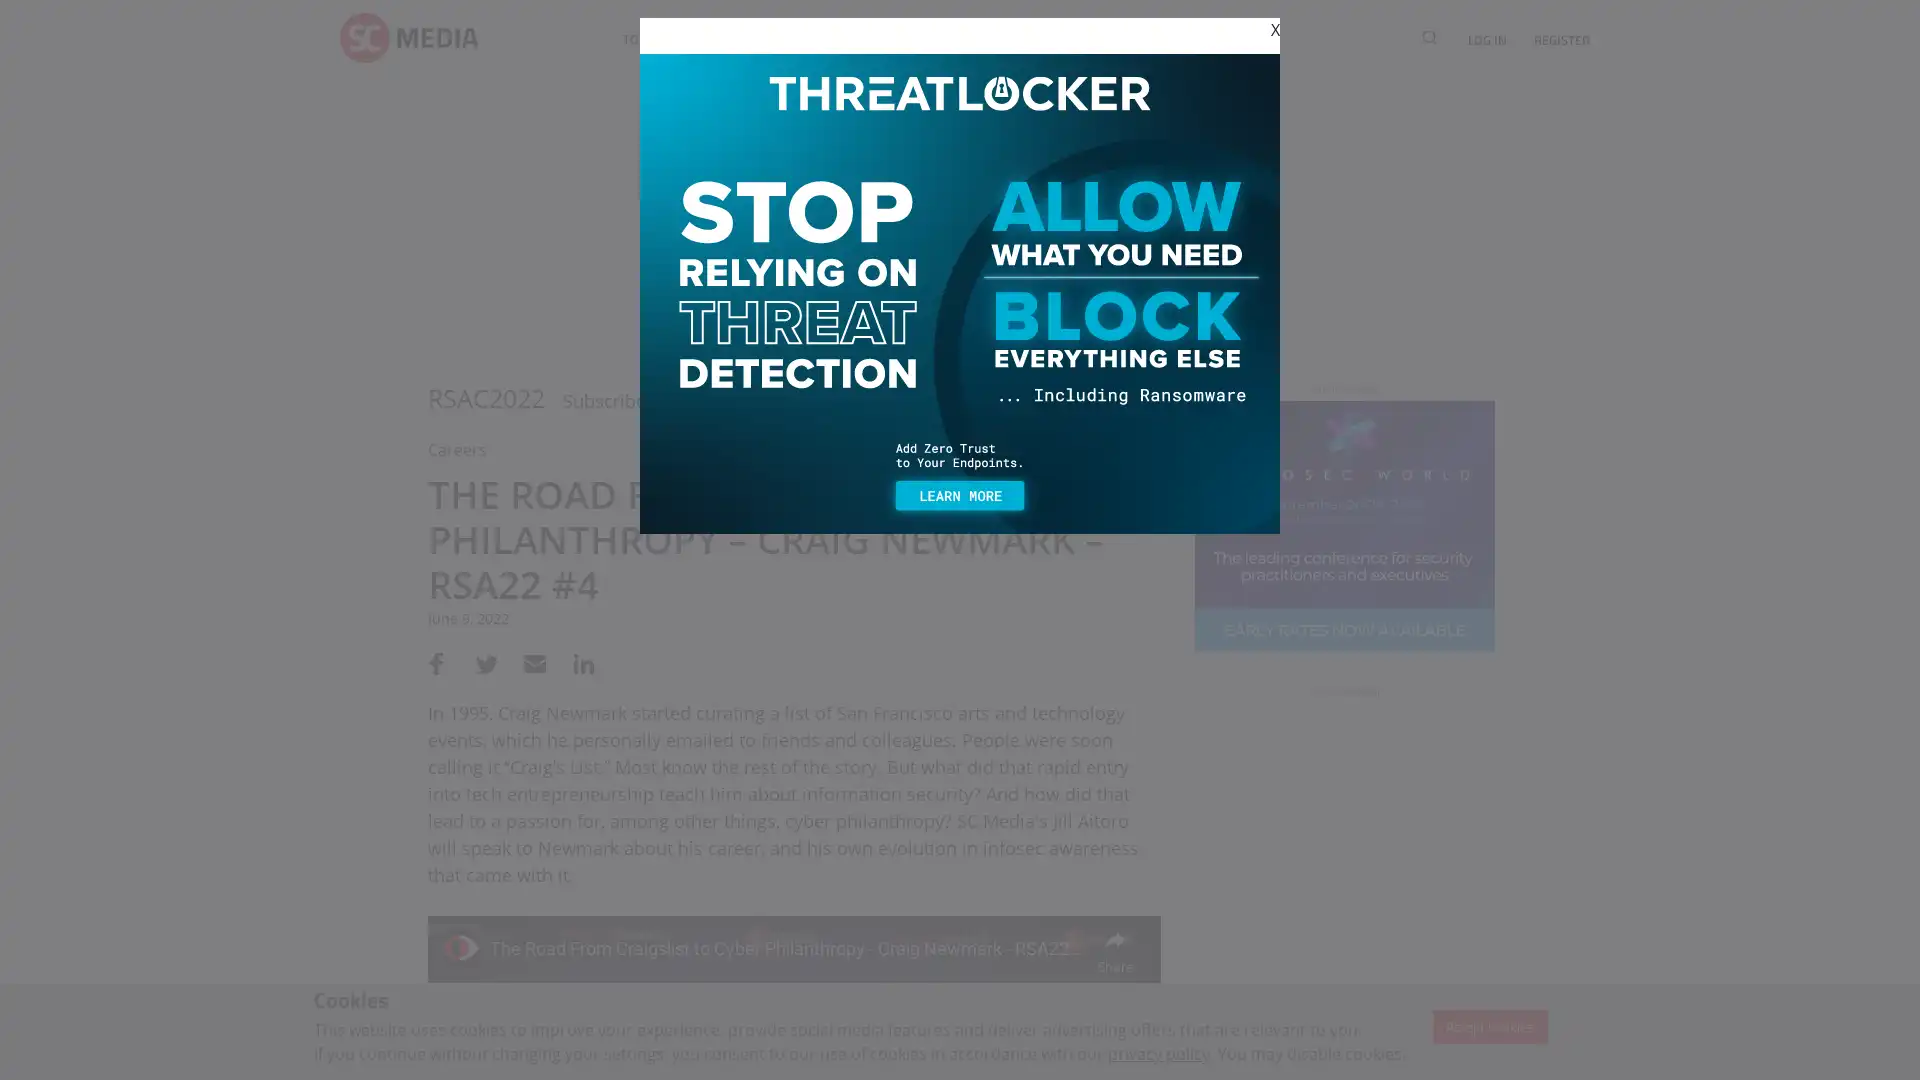 Image resolution: width=1920 pixels, height=1080 pixels. I want to click on Share to LinkedIn, so click(574, 663).